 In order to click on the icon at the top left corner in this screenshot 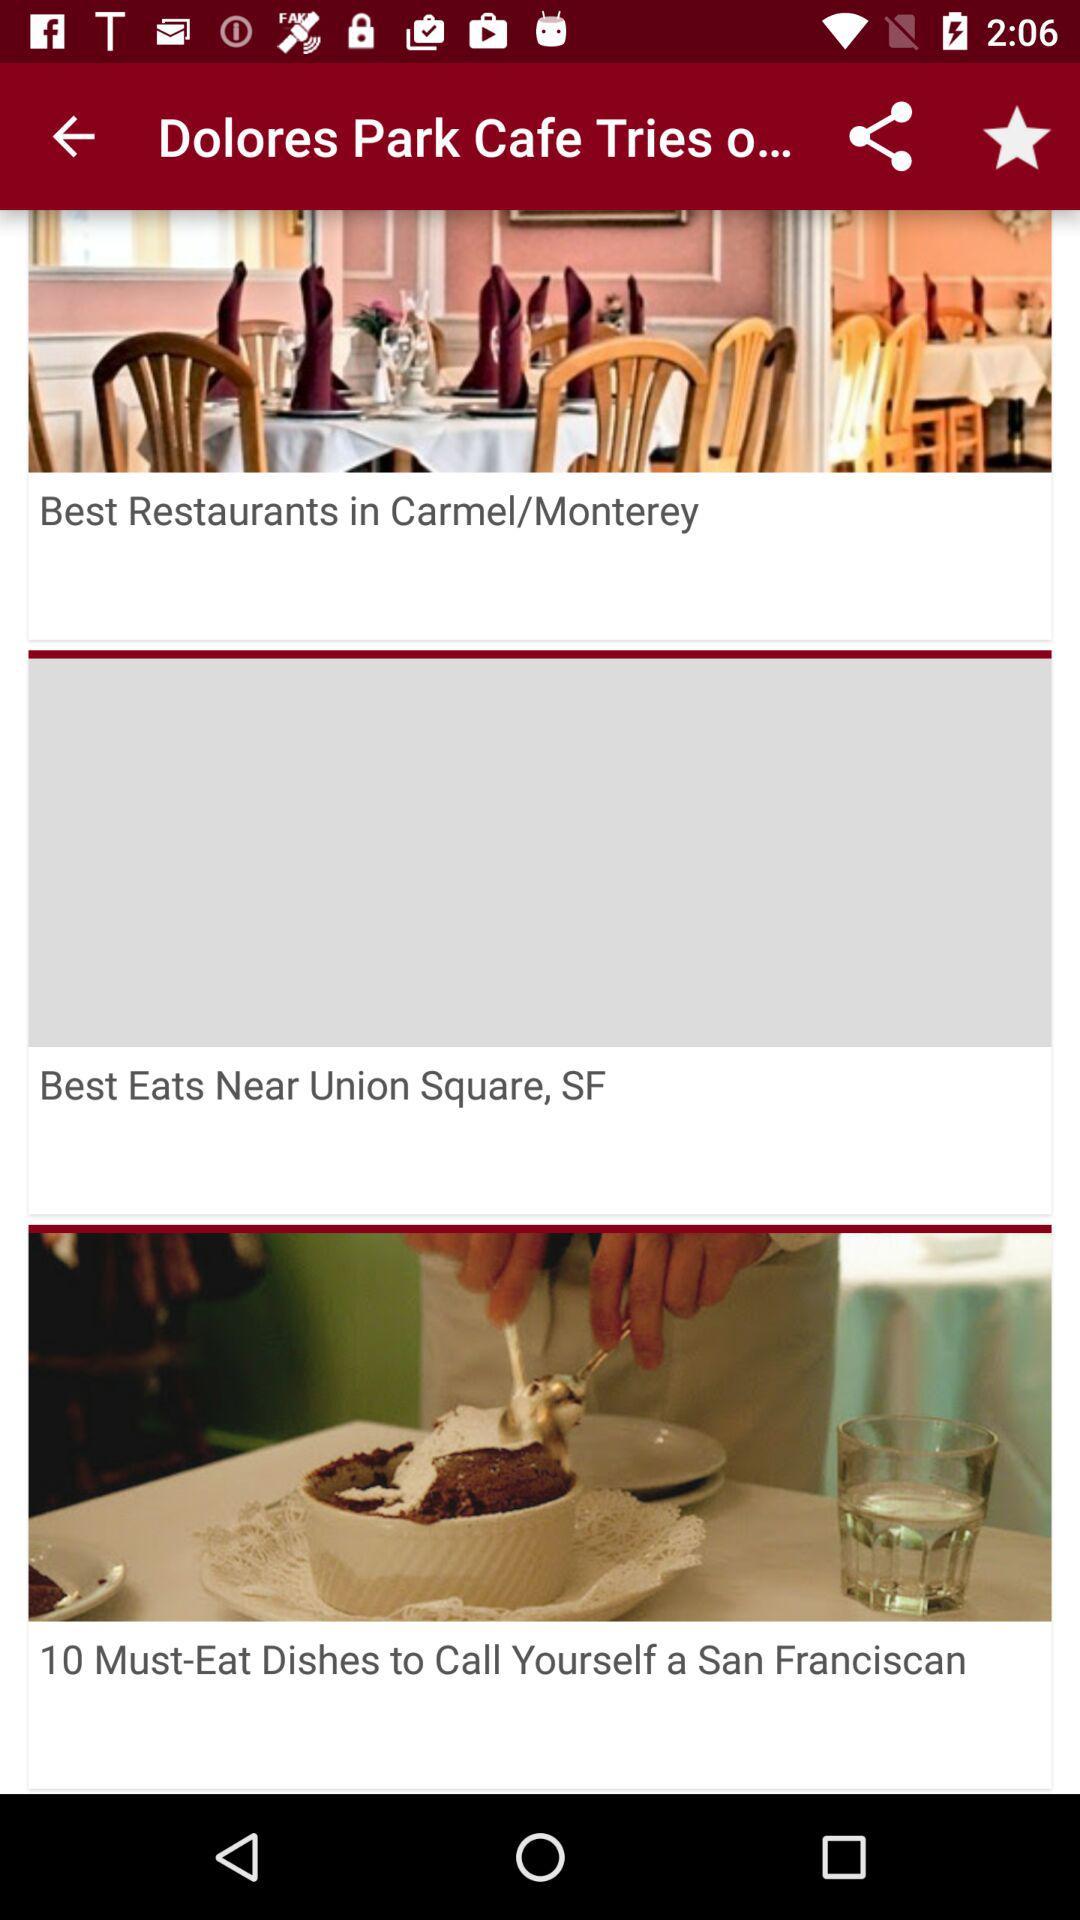, I will do `click(72, 135)`.